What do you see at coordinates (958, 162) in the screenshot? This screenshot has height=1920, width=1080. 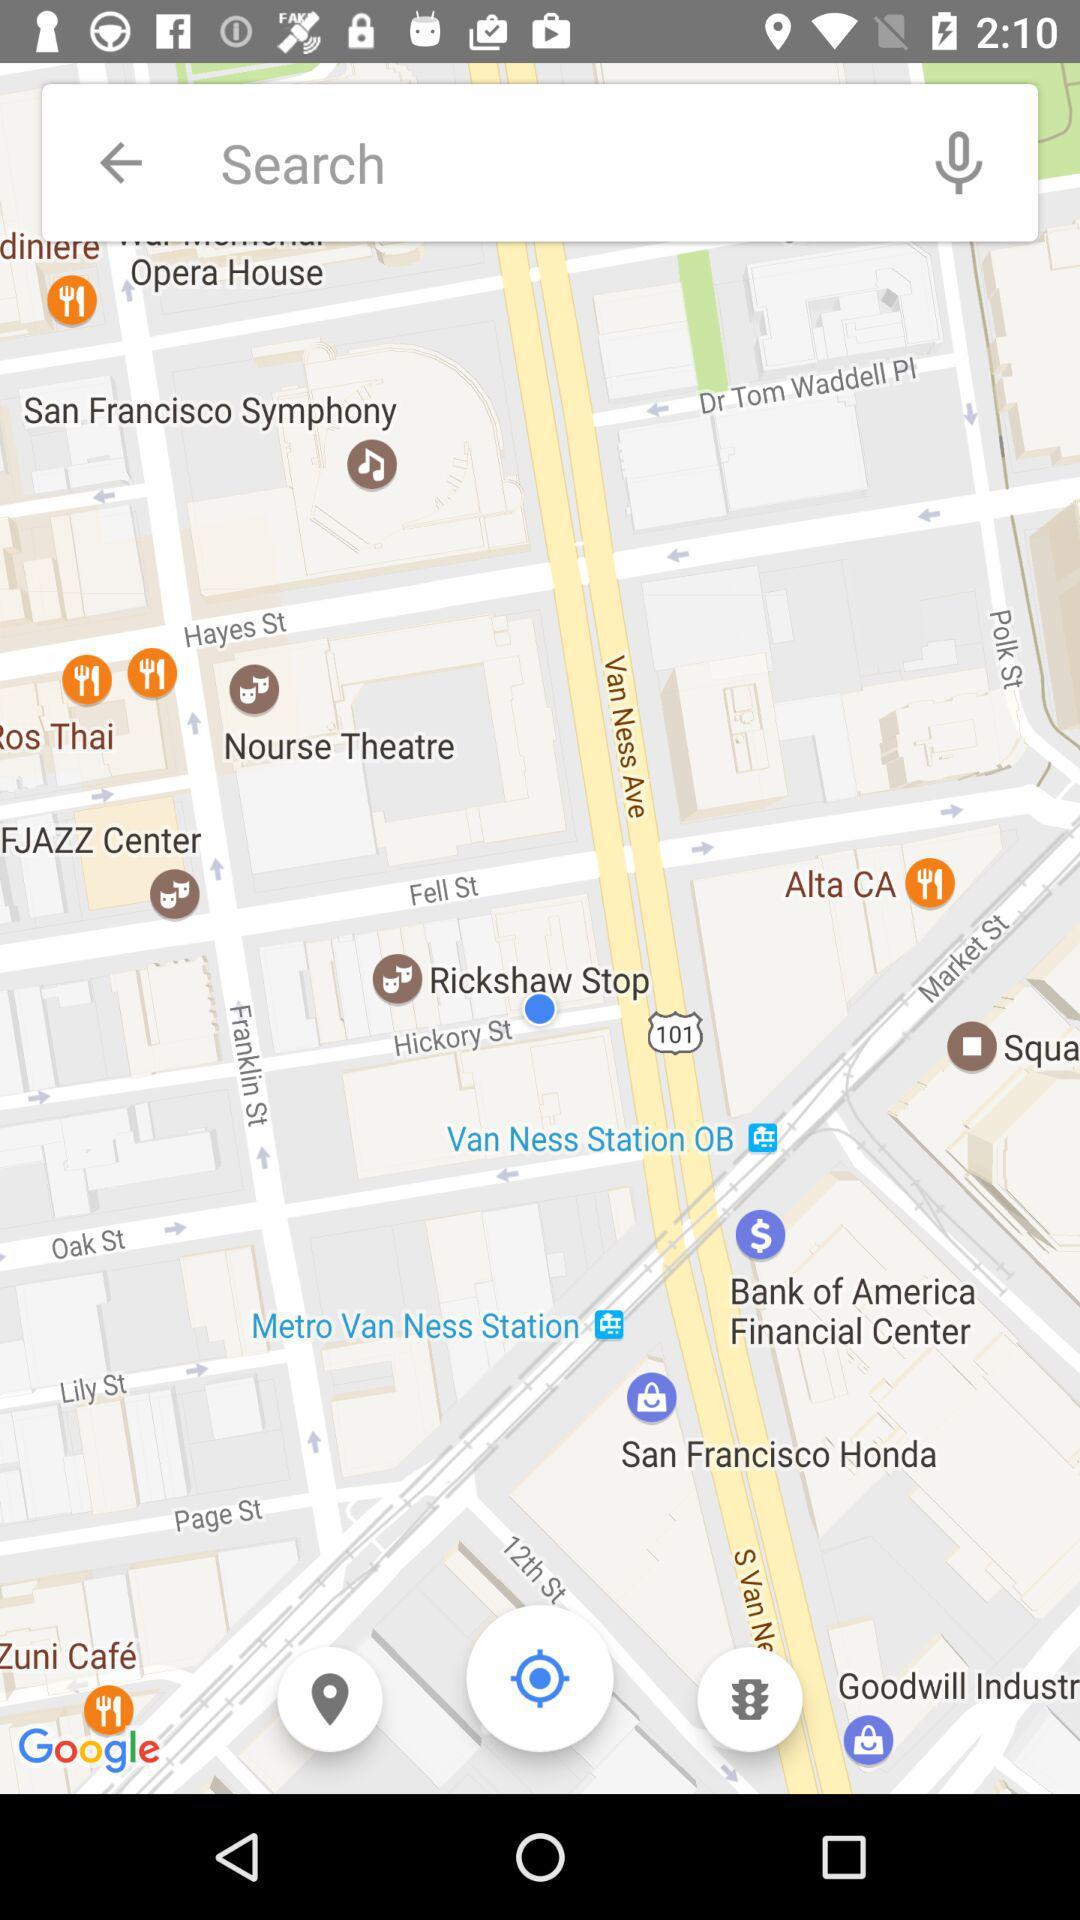 I see `the item at the top right corner` at bounding box center [958, 162].